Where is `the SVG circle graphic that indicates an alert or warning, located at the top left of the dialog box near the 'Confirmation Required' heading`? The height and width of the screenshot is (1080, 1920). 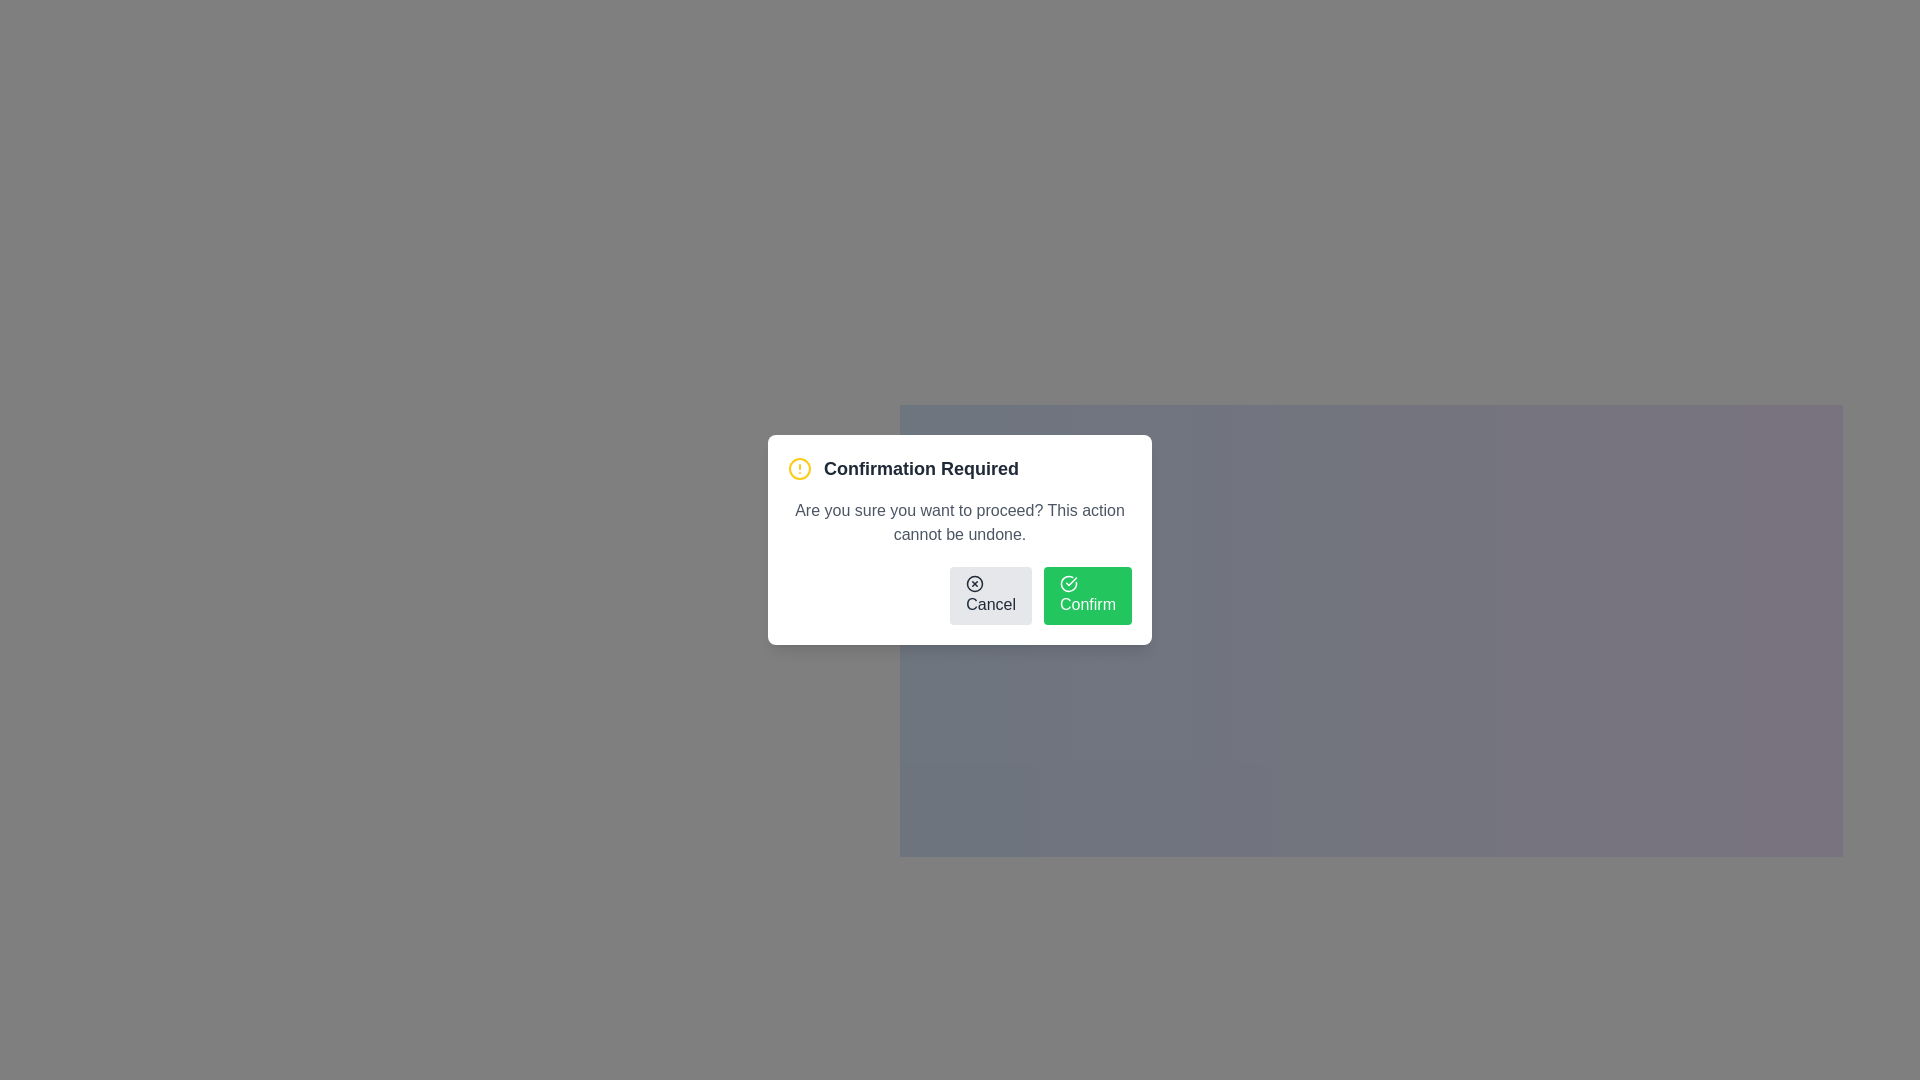
the SVG circle graphic that indicates an alert or warning, located at the top left of the dialog box near the 'Confirmation Required' heading is located at coordinates (800, 469).